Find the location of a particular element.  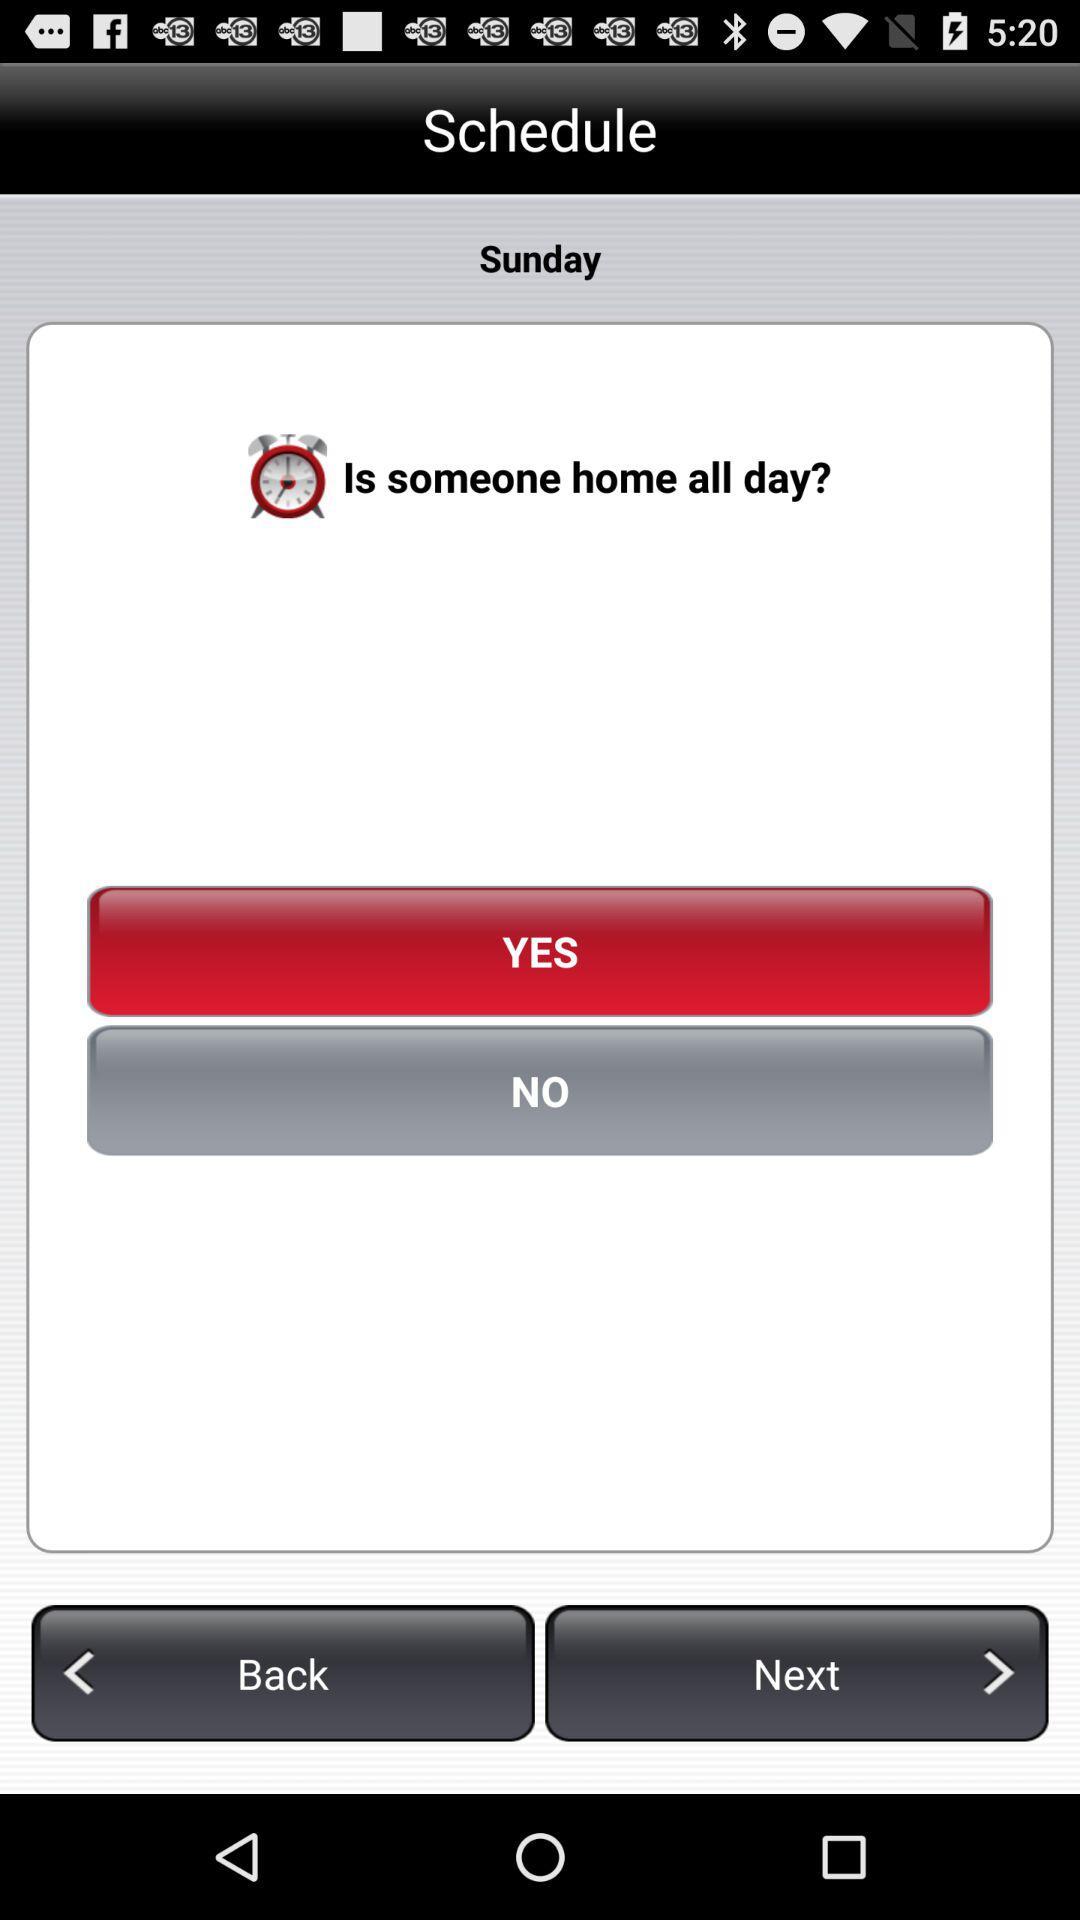

the icon at the bottom left corner is located at coordinates (283, 1673).